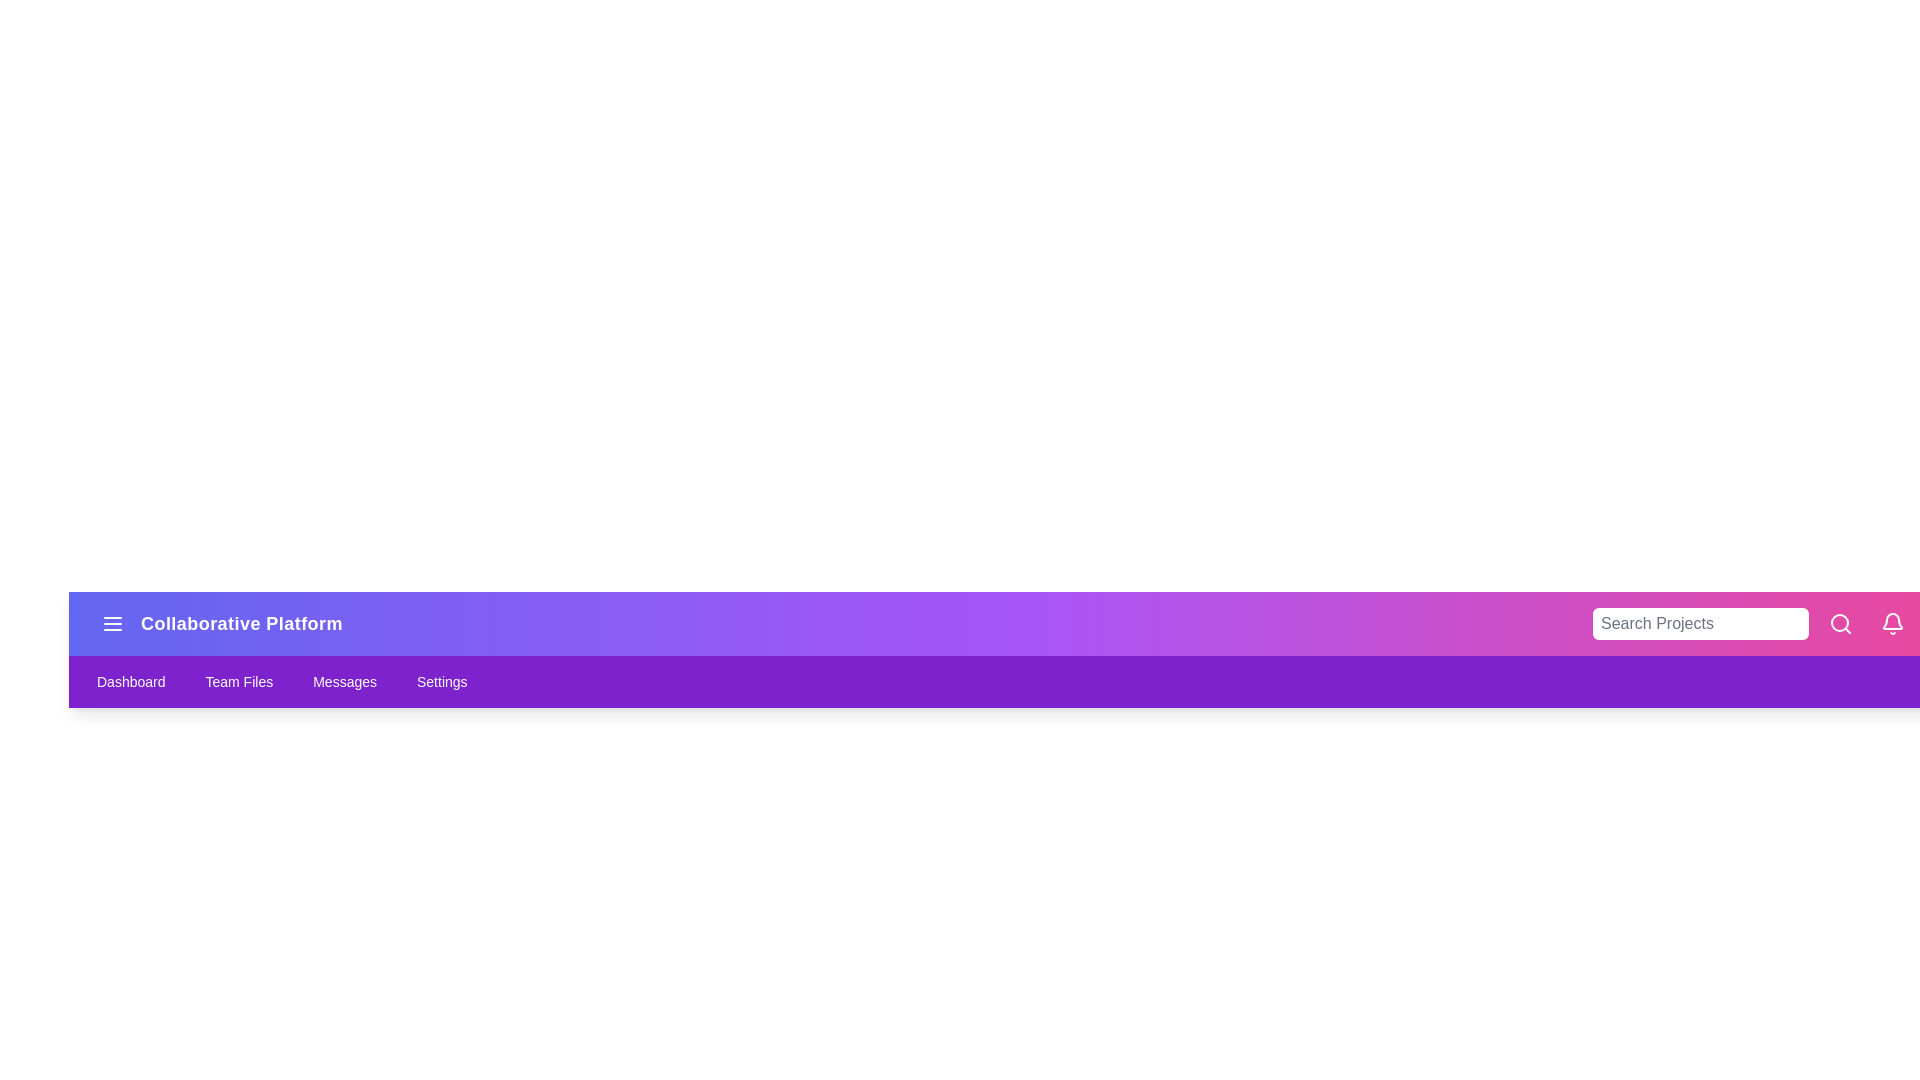 This screenshot has width=1920, height=1080. Describe the element at coordinates (441, 681) in the screenshot. I see `the fourth button in the horizontal navigation bar at the bottom of the purple gradient header section to trigger visual feedback` at that location.